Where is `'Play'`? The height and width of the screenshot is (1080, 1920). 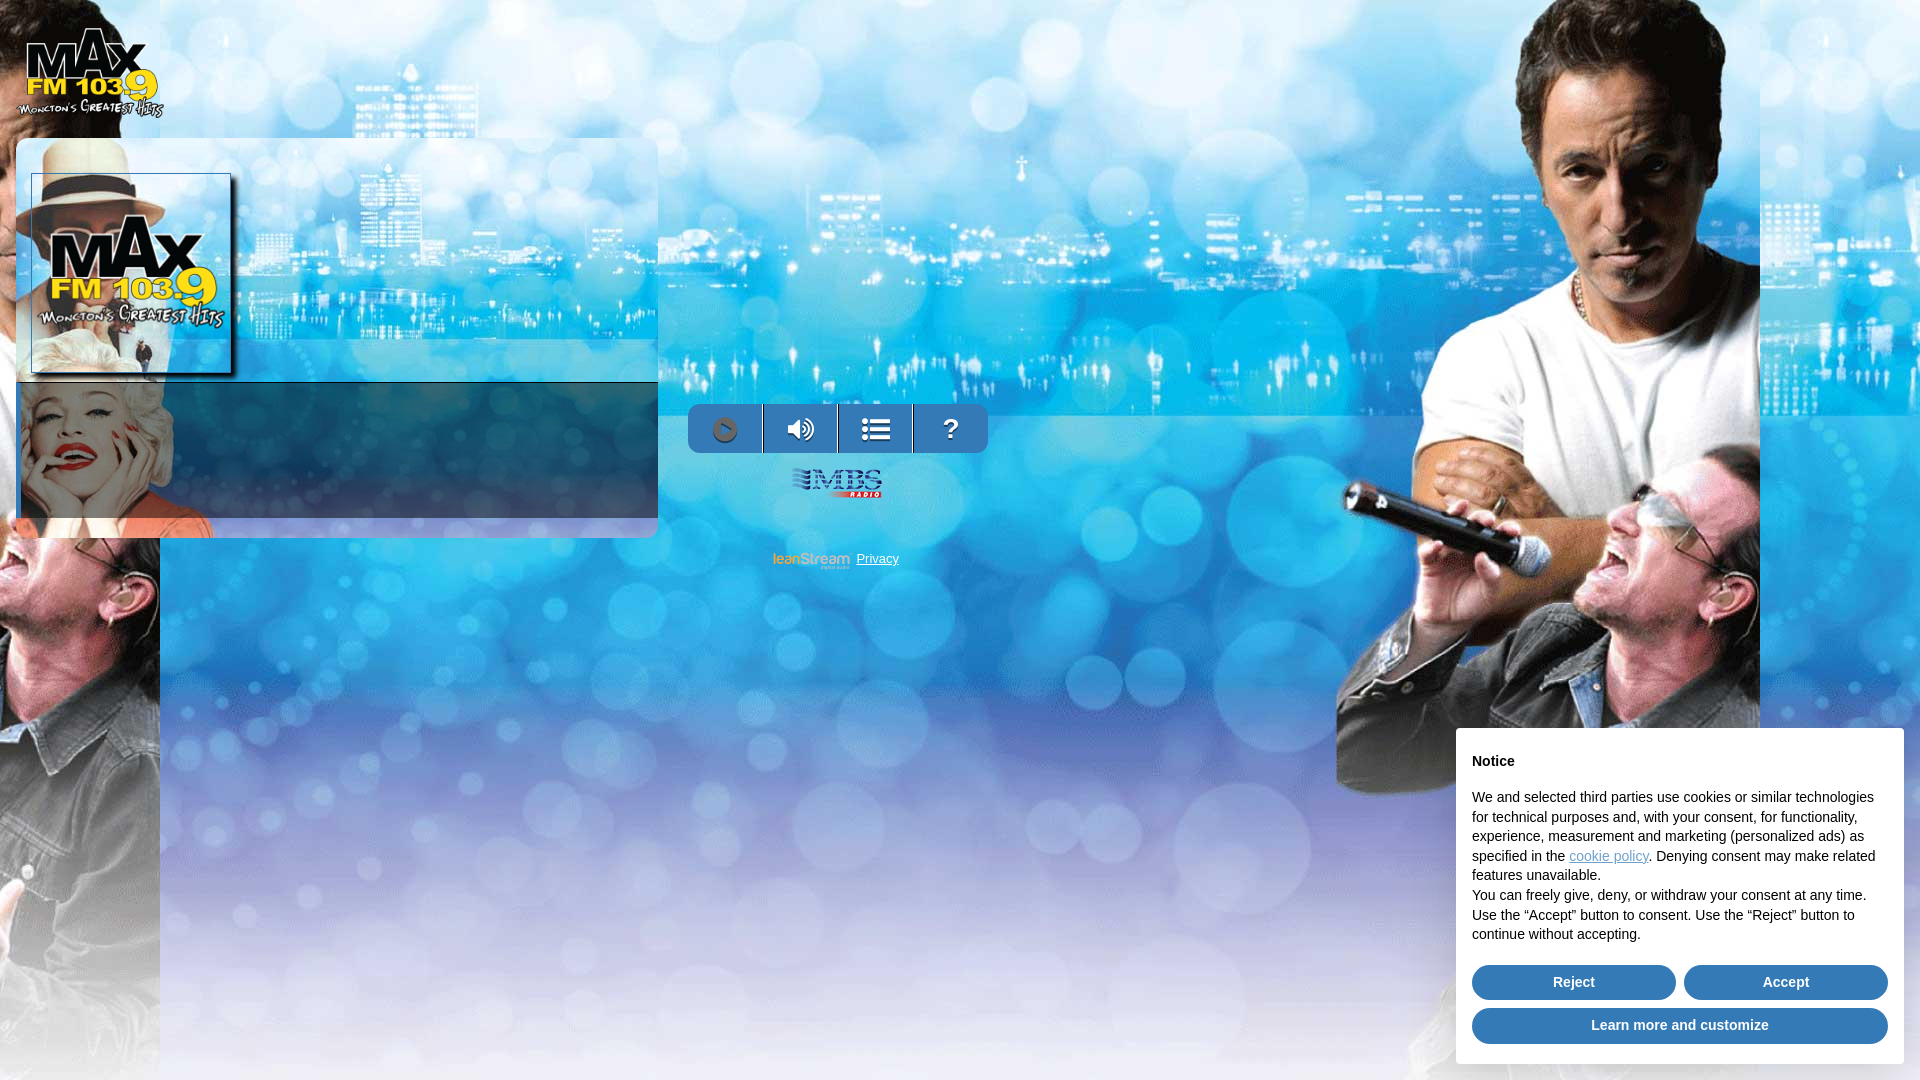 'Play' is located at coordinates (723, 428).